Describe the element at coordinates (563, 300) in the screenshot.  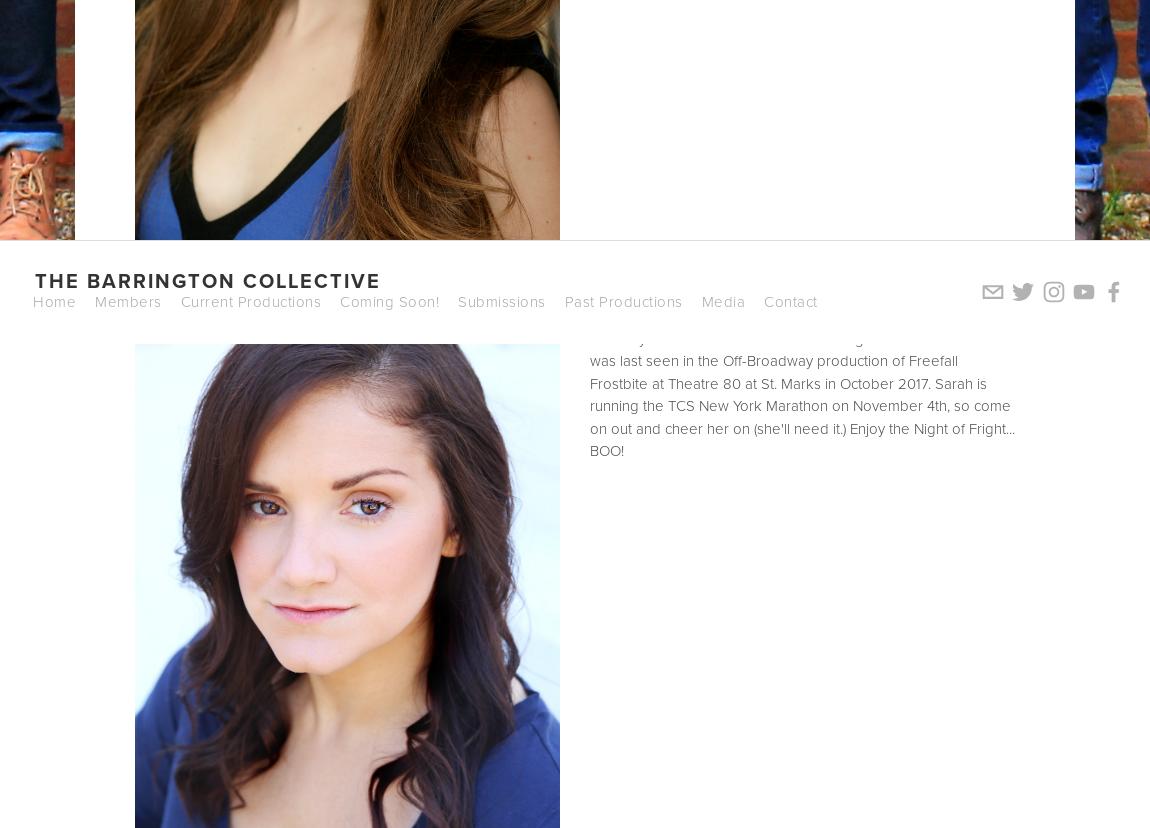
I see `'Past Productions'` at that location.